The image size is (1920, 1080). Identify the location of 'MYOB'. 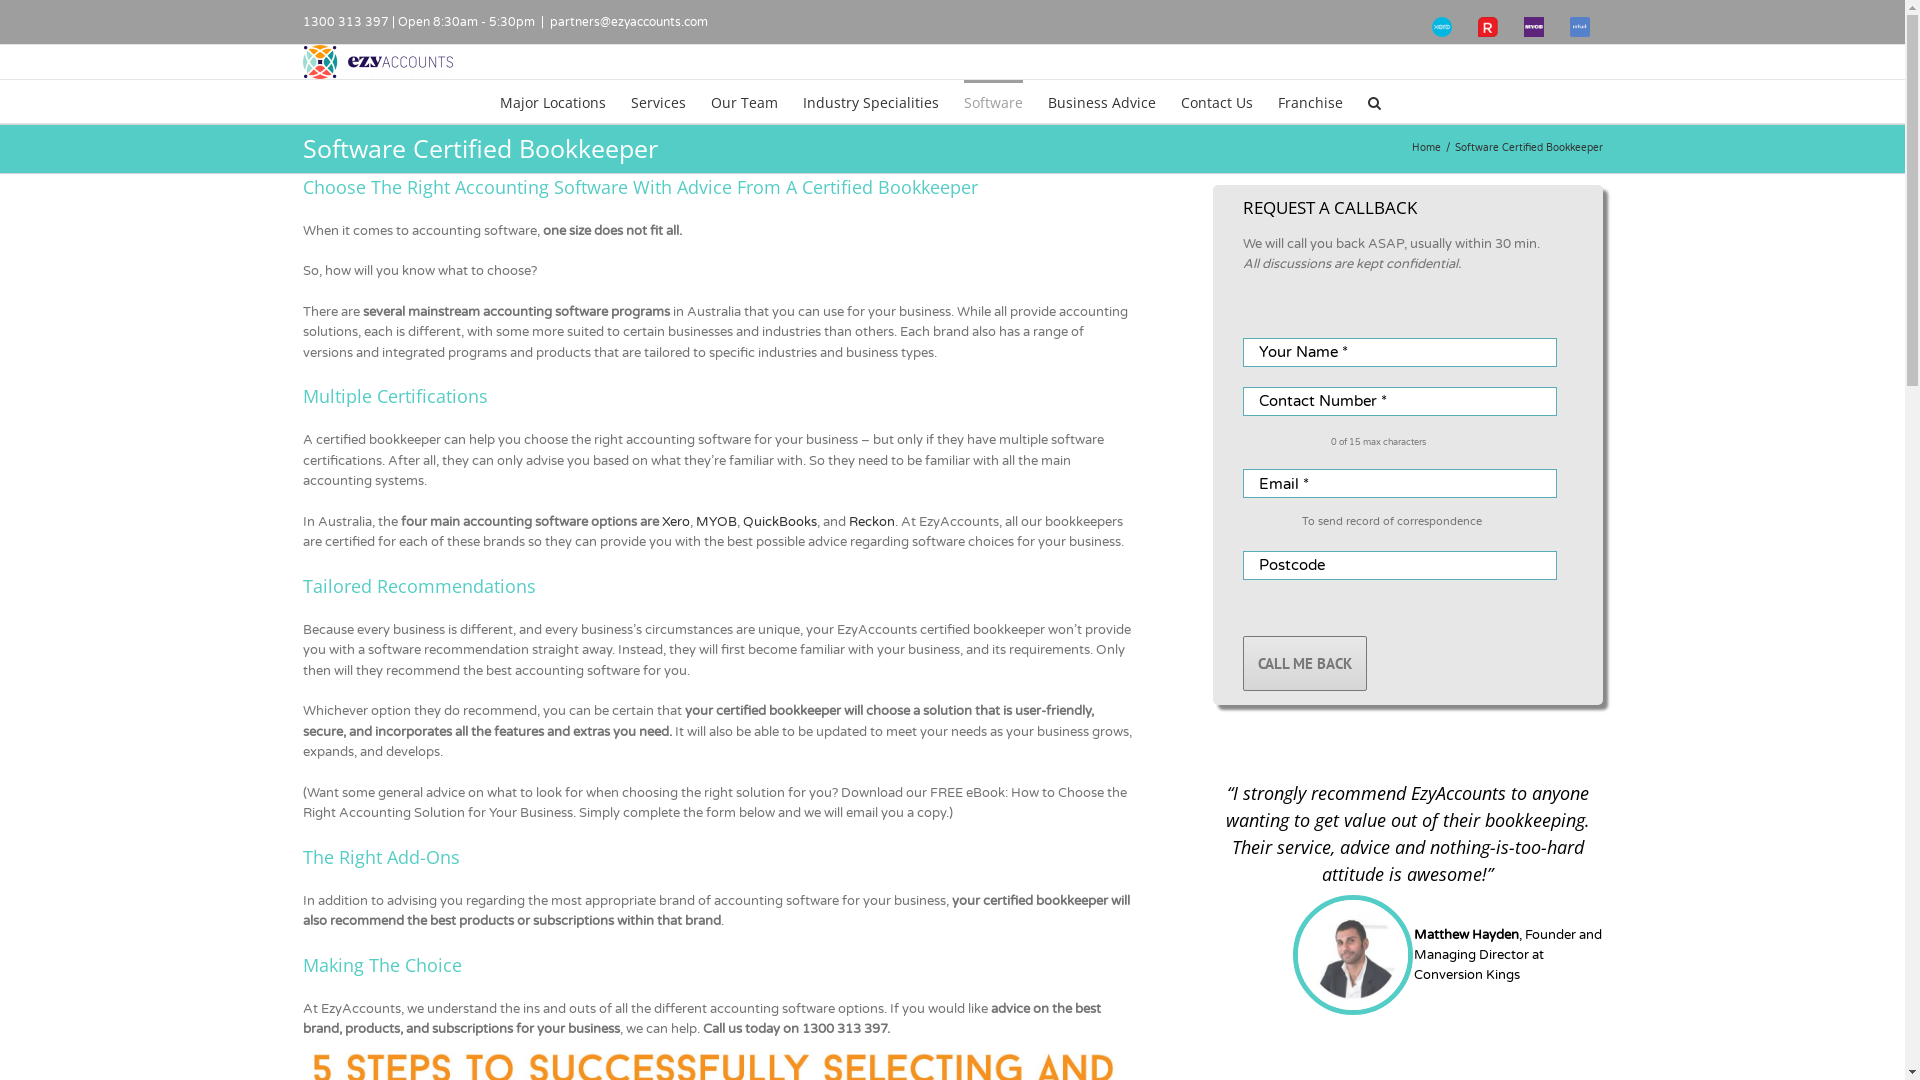
(716, 520).